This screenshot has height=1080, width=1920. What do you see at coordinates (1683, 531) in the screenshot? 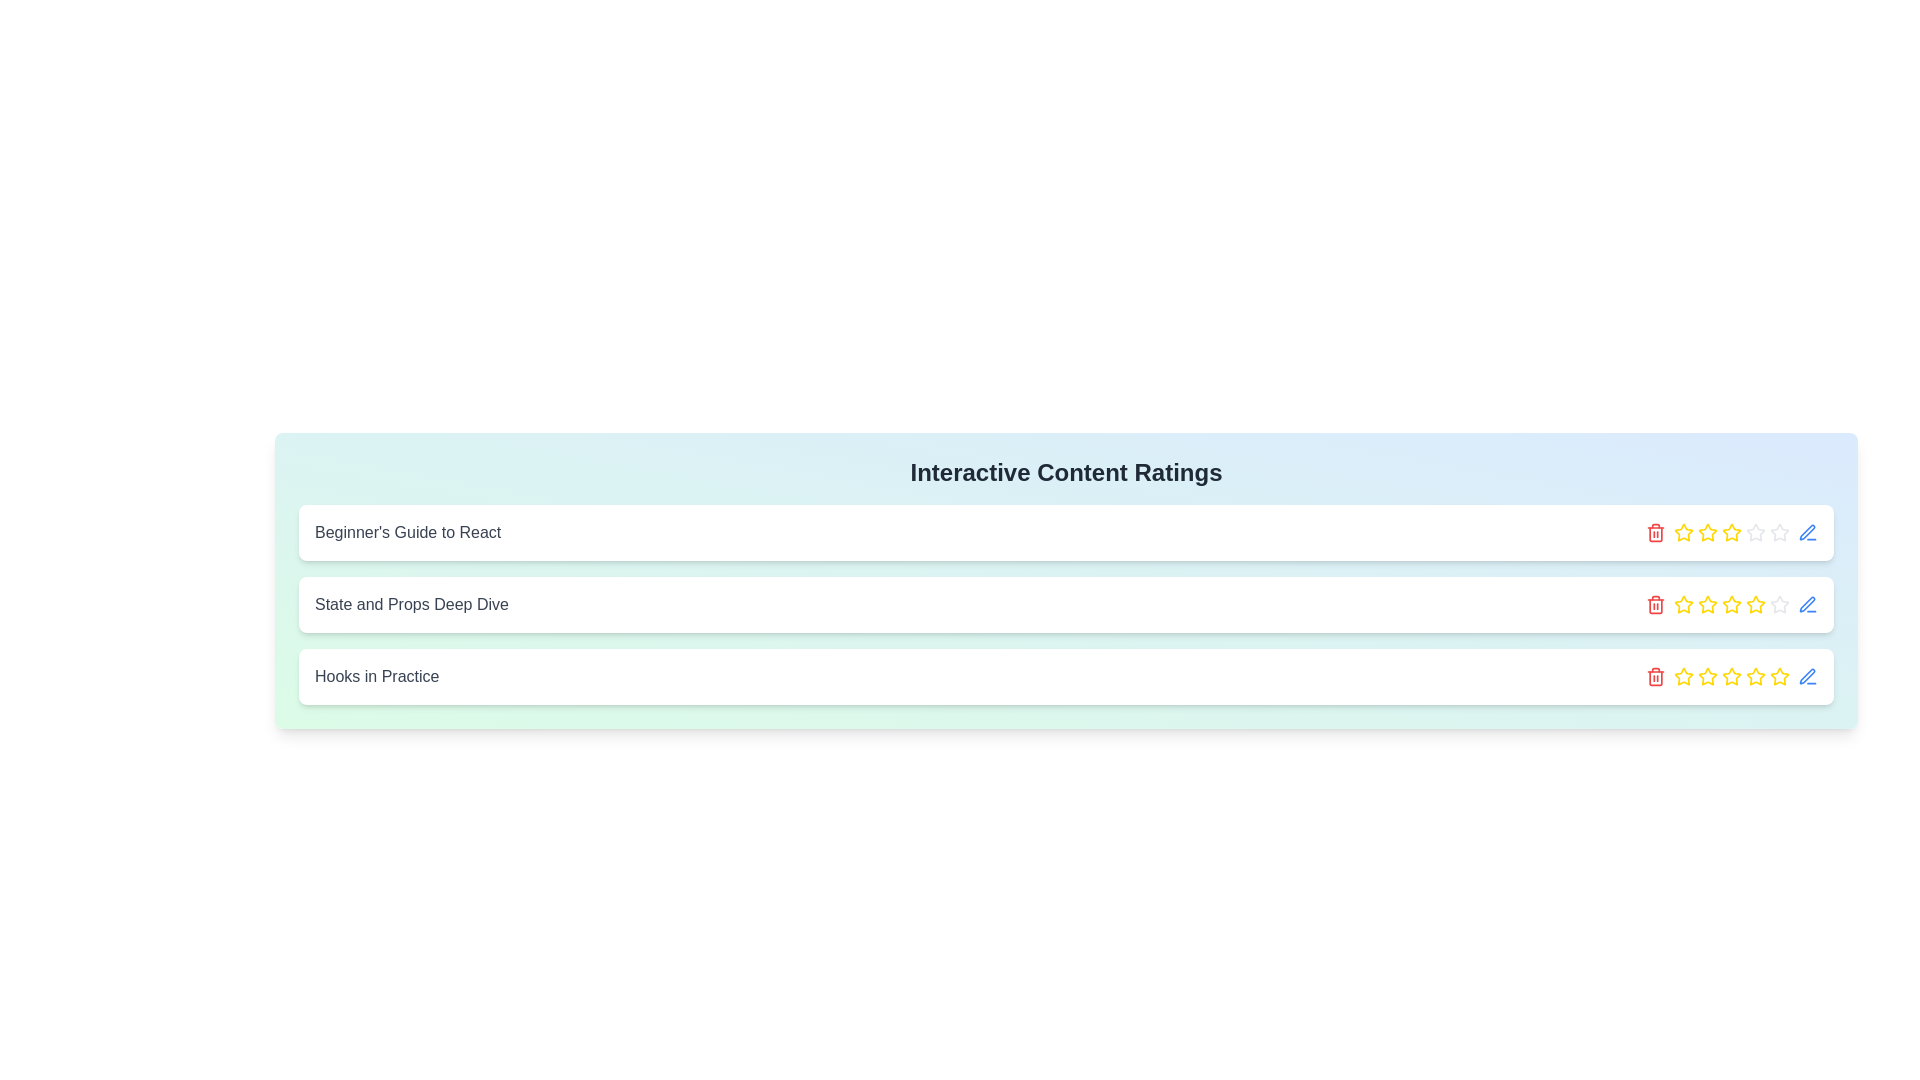
I see `the first hollow star-shaped rating icon with yellow borders` at bounding box center [1683, 531].